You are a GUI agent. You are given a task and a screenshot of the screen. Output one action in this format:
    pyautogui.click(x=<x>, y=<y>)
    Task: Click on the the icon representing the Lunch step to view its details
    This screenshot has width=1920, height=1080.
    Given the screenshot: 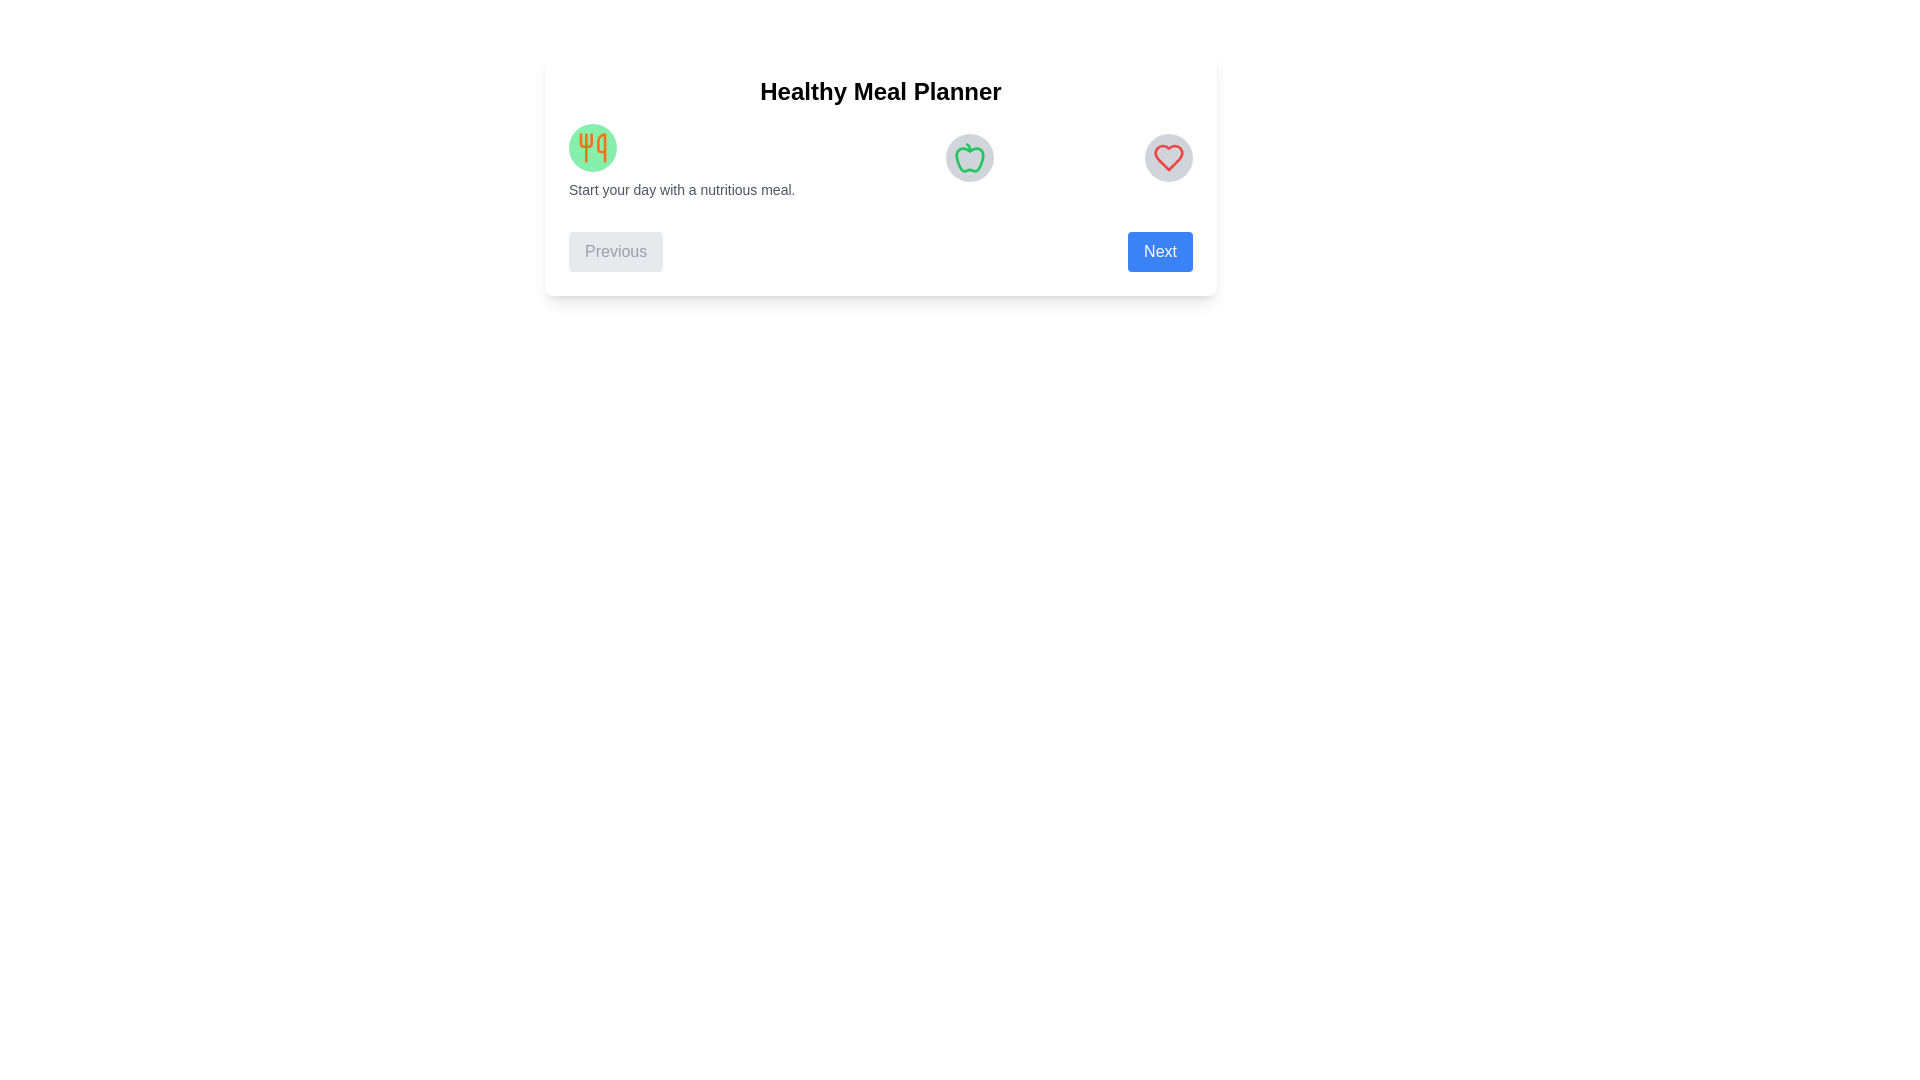 What is the action you would take?
    pyautogui.click(x=969, y=157)
    